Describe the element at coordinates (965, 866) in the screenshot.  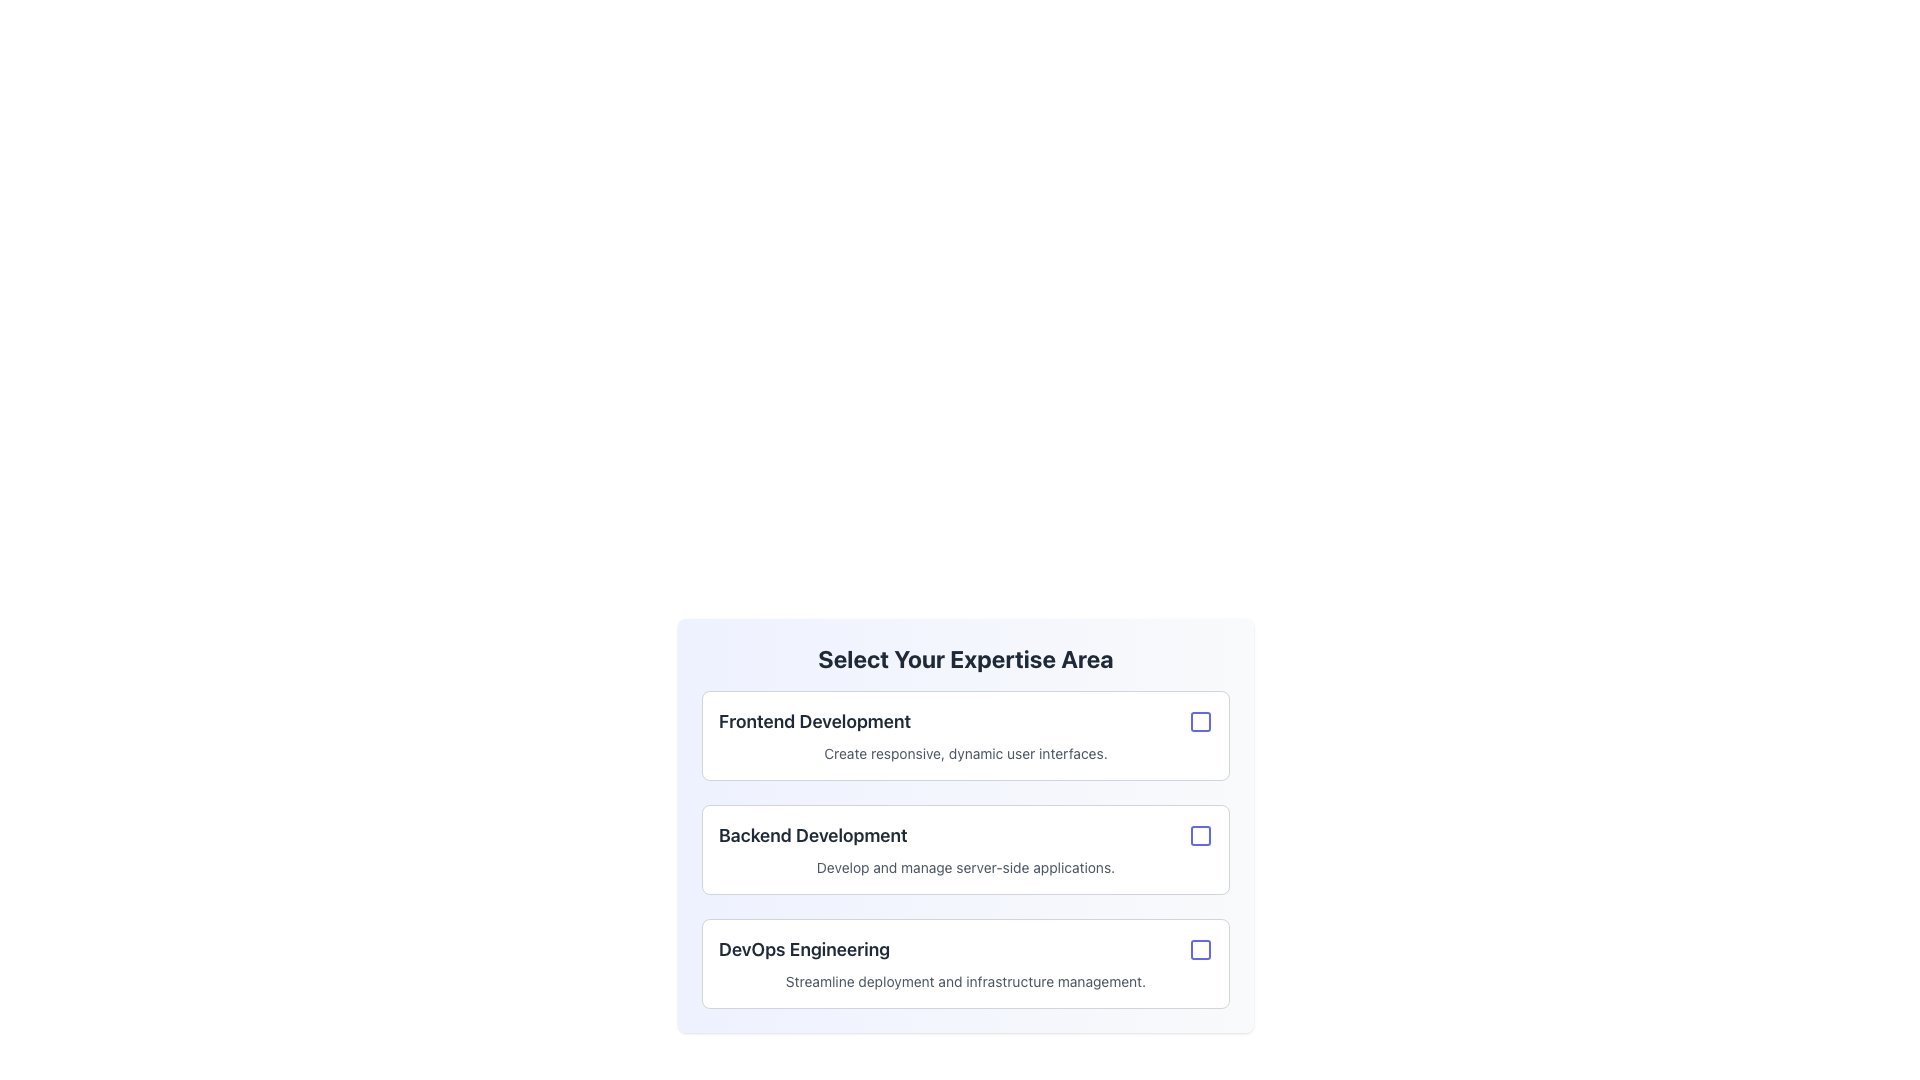
I see `the descriptive text that reads 'Develop and manage server-side applications.' located beneath the 'Backend Development' header` at that location.